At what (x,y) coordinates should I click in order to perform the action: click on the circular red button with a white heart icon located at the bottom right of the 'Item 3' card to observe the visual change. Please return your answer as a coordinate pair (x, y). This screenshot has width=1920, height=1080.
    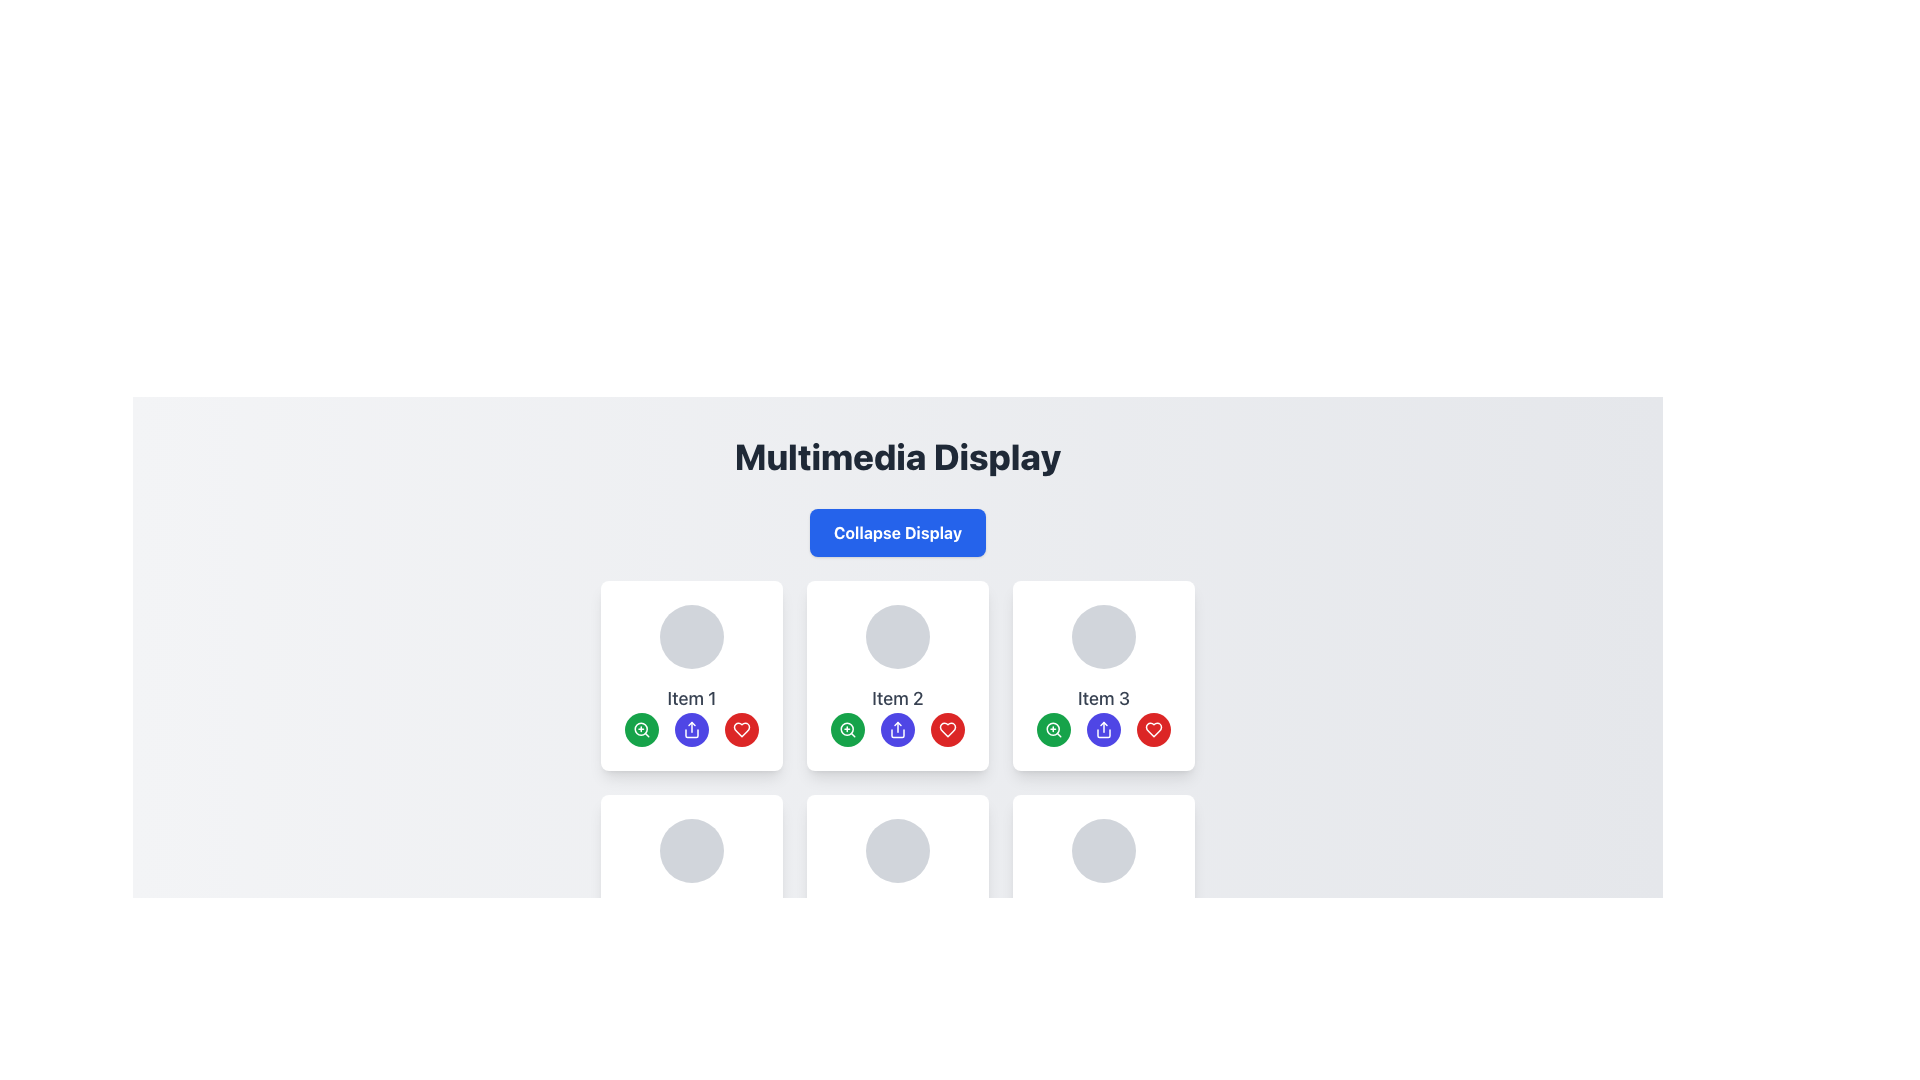
    Looking at the image, I should click on (1153, 729).